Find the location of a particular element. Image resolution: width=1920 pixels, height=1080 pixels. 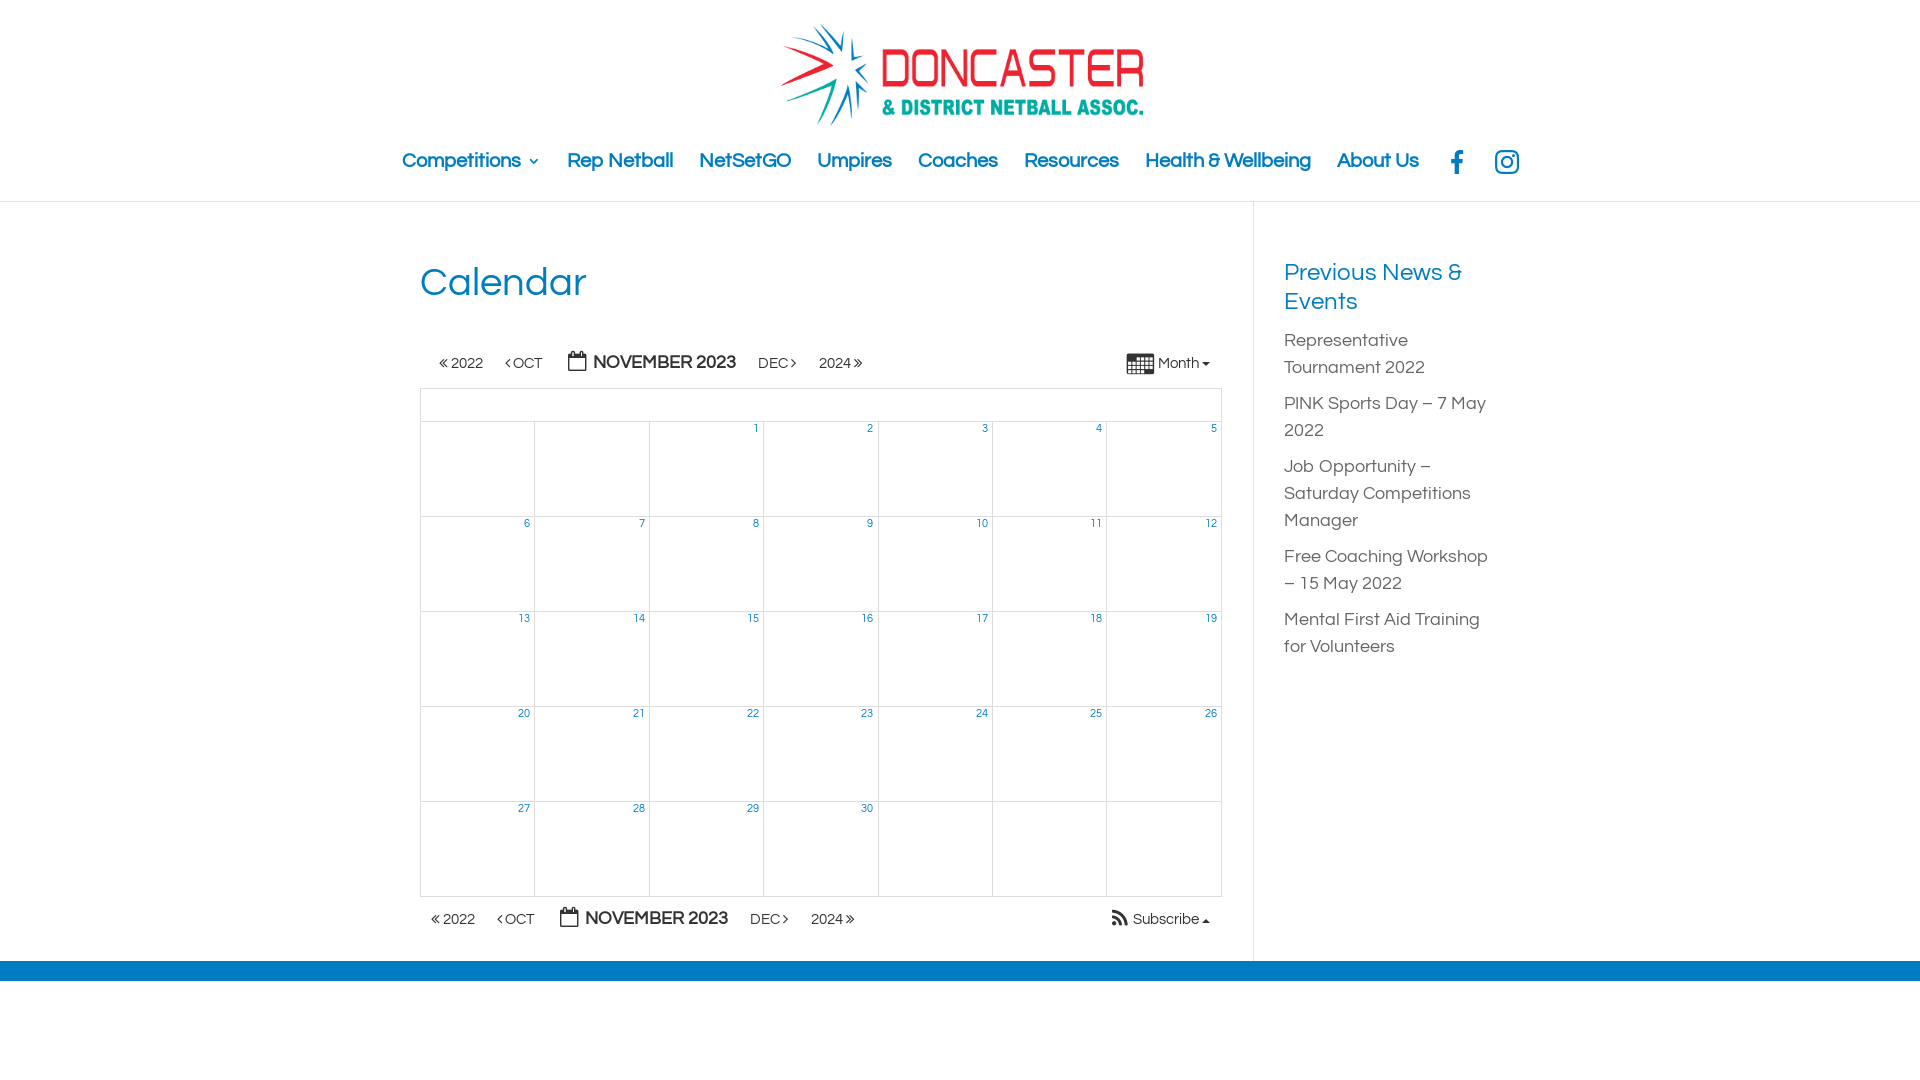

'4' is located at coordinates (1098, 427).